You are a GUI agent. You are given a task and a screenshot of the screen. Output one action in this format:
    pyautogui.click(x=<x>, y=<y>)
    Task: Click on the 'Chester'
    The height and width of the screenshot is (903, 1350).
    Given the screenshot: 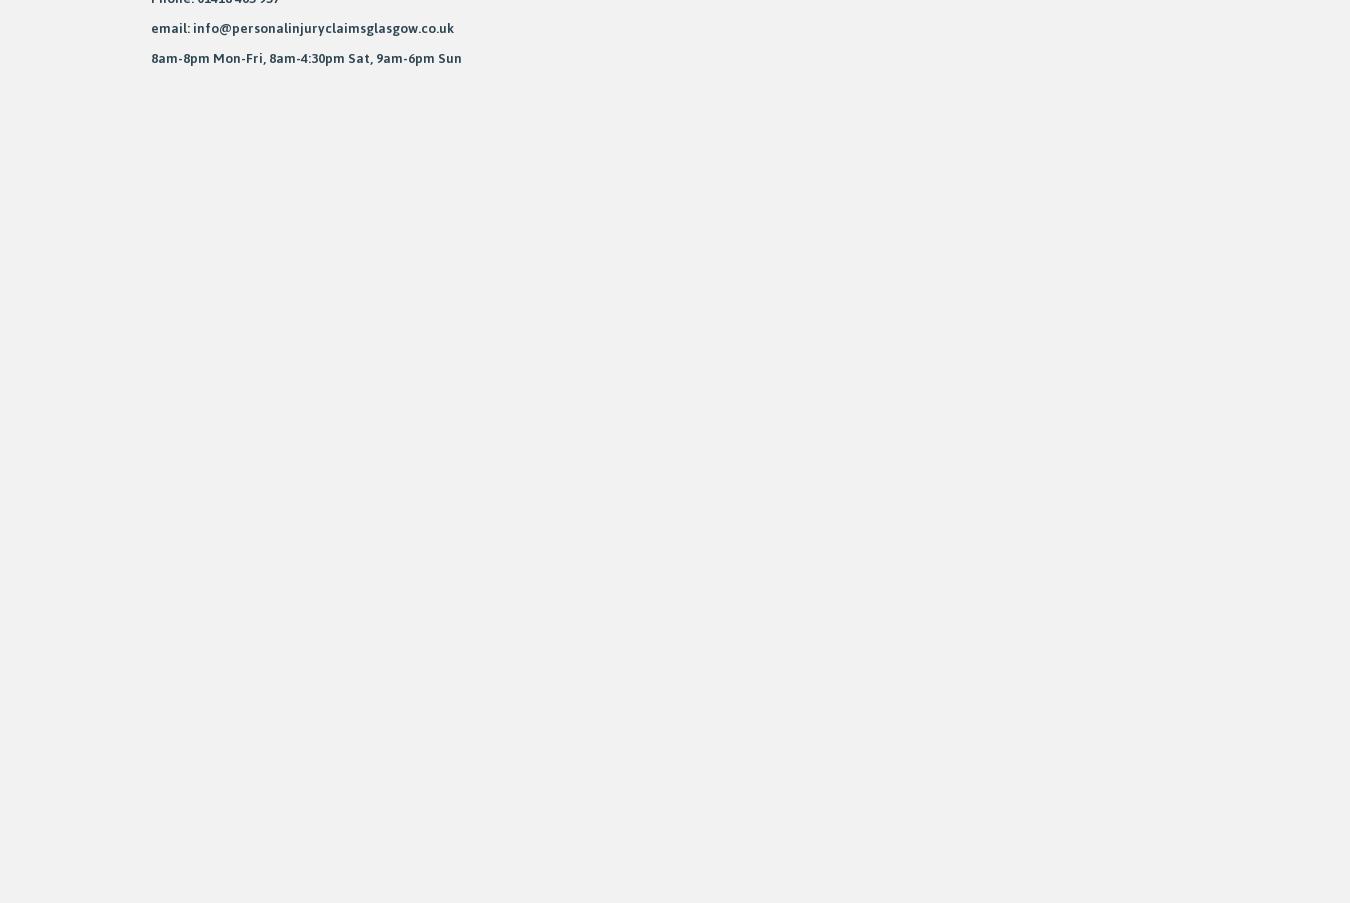 What is the action you would take?
    pyautogui.click(x=25, y=364)
    